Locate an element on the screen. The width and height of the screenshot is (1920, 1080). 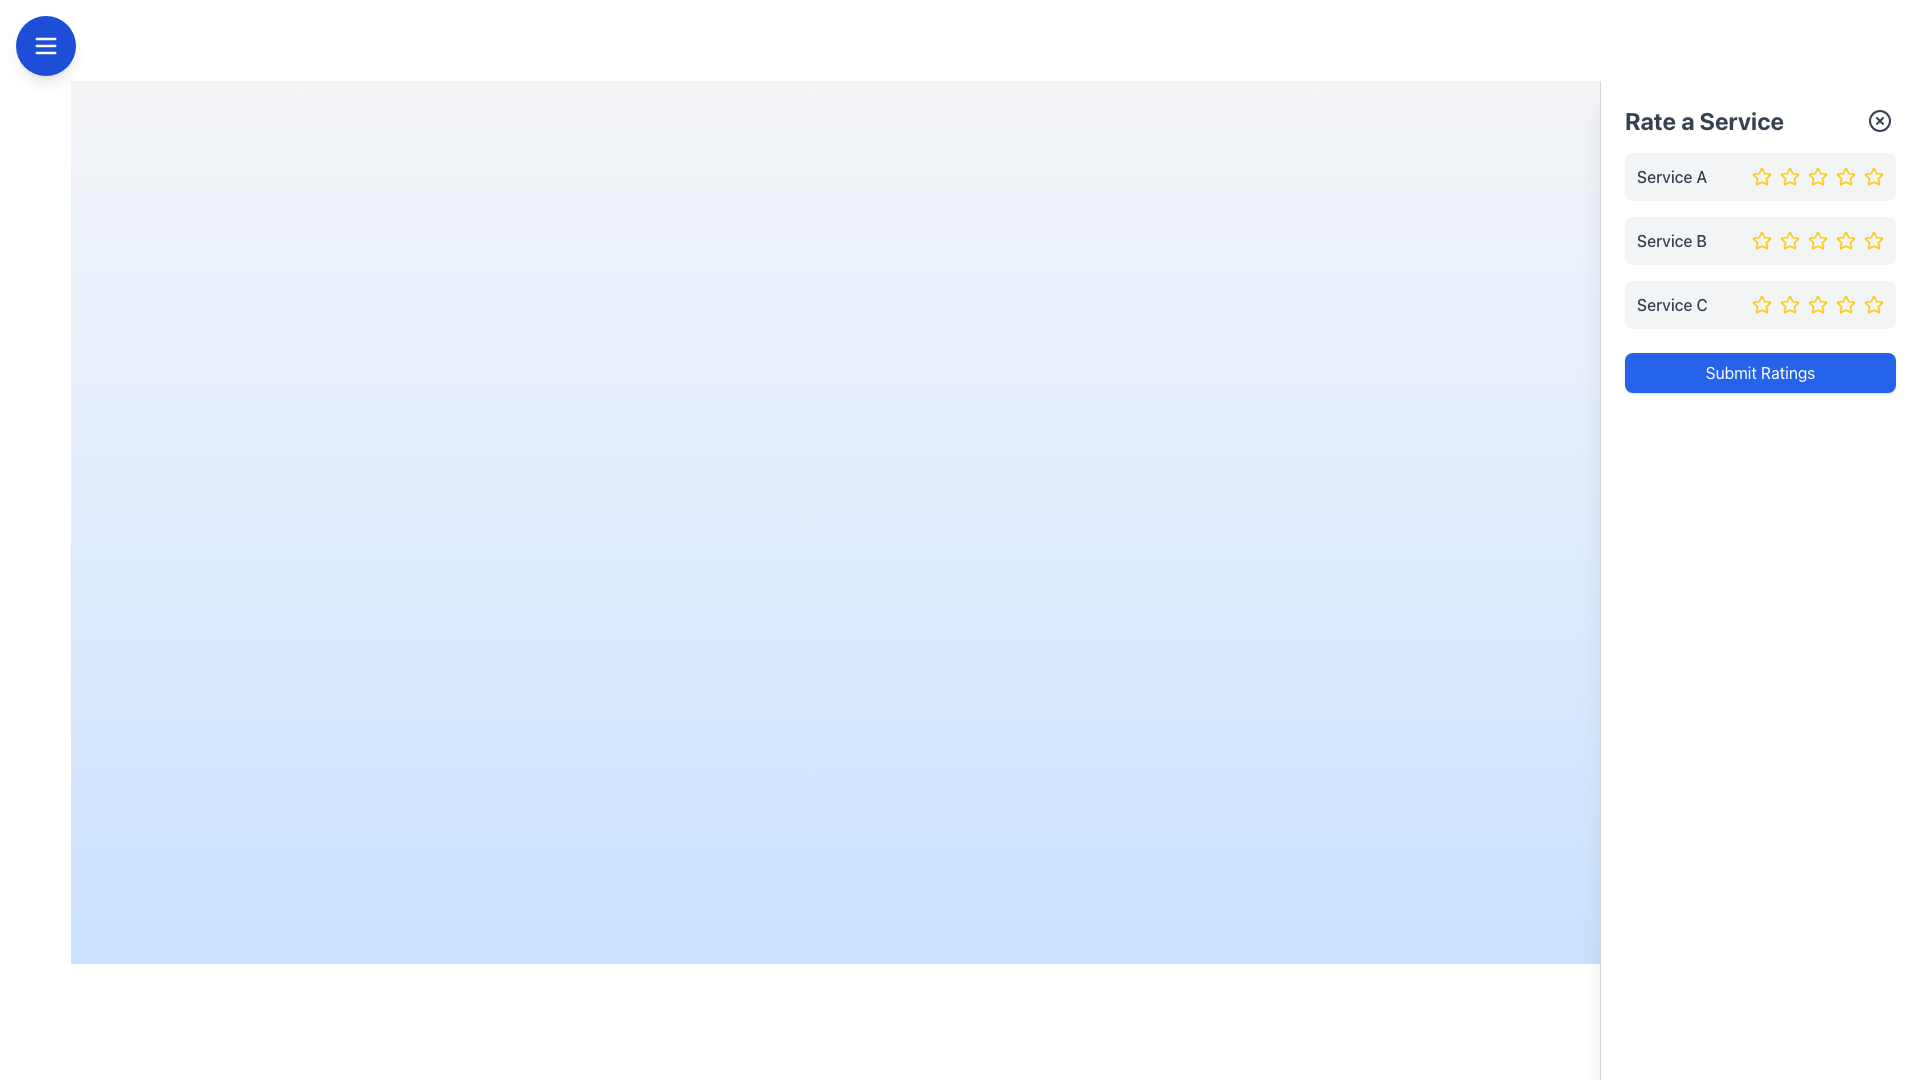
the 'Submit Ratings' button located at the bottom right of the 'Rate a Service' panel is located at coordinates (1760, 373).